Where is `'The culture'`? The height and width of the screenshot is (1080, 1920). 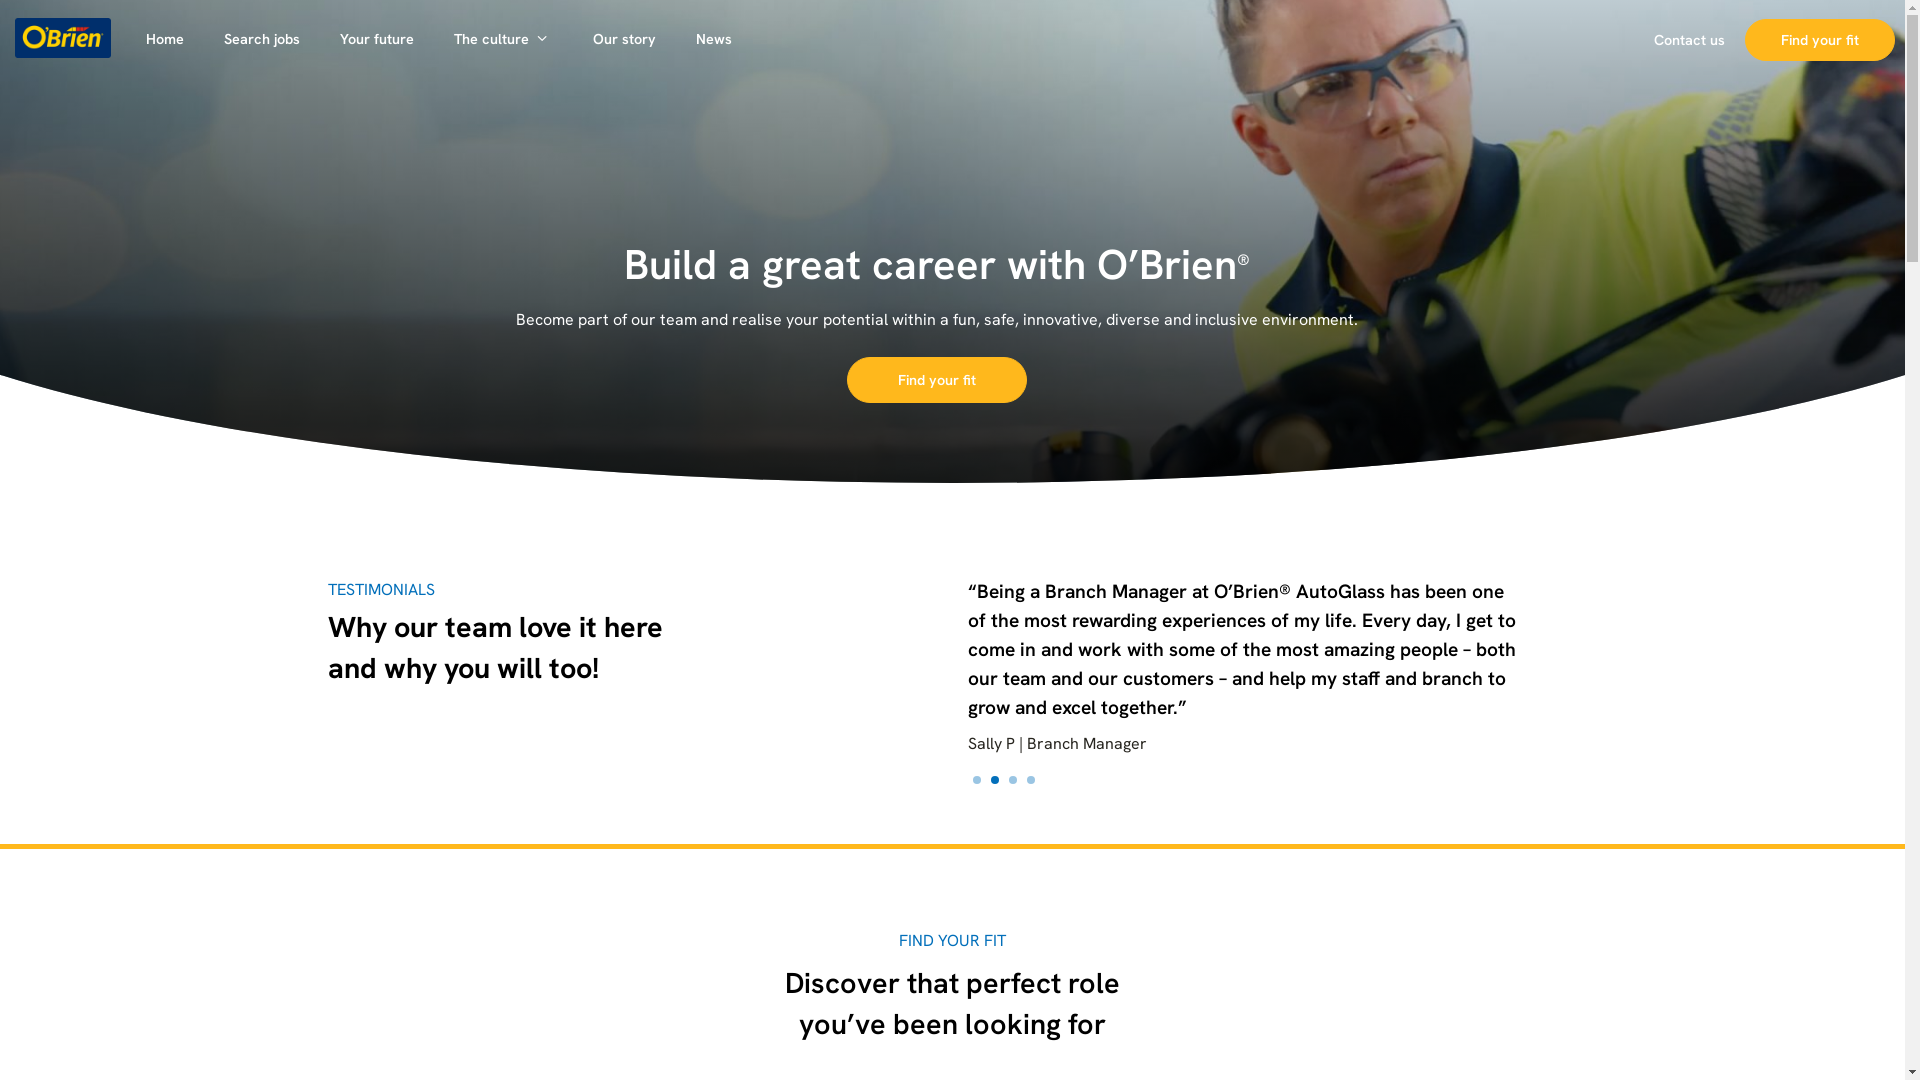 'The culture' is located at coordinates (503, 39).